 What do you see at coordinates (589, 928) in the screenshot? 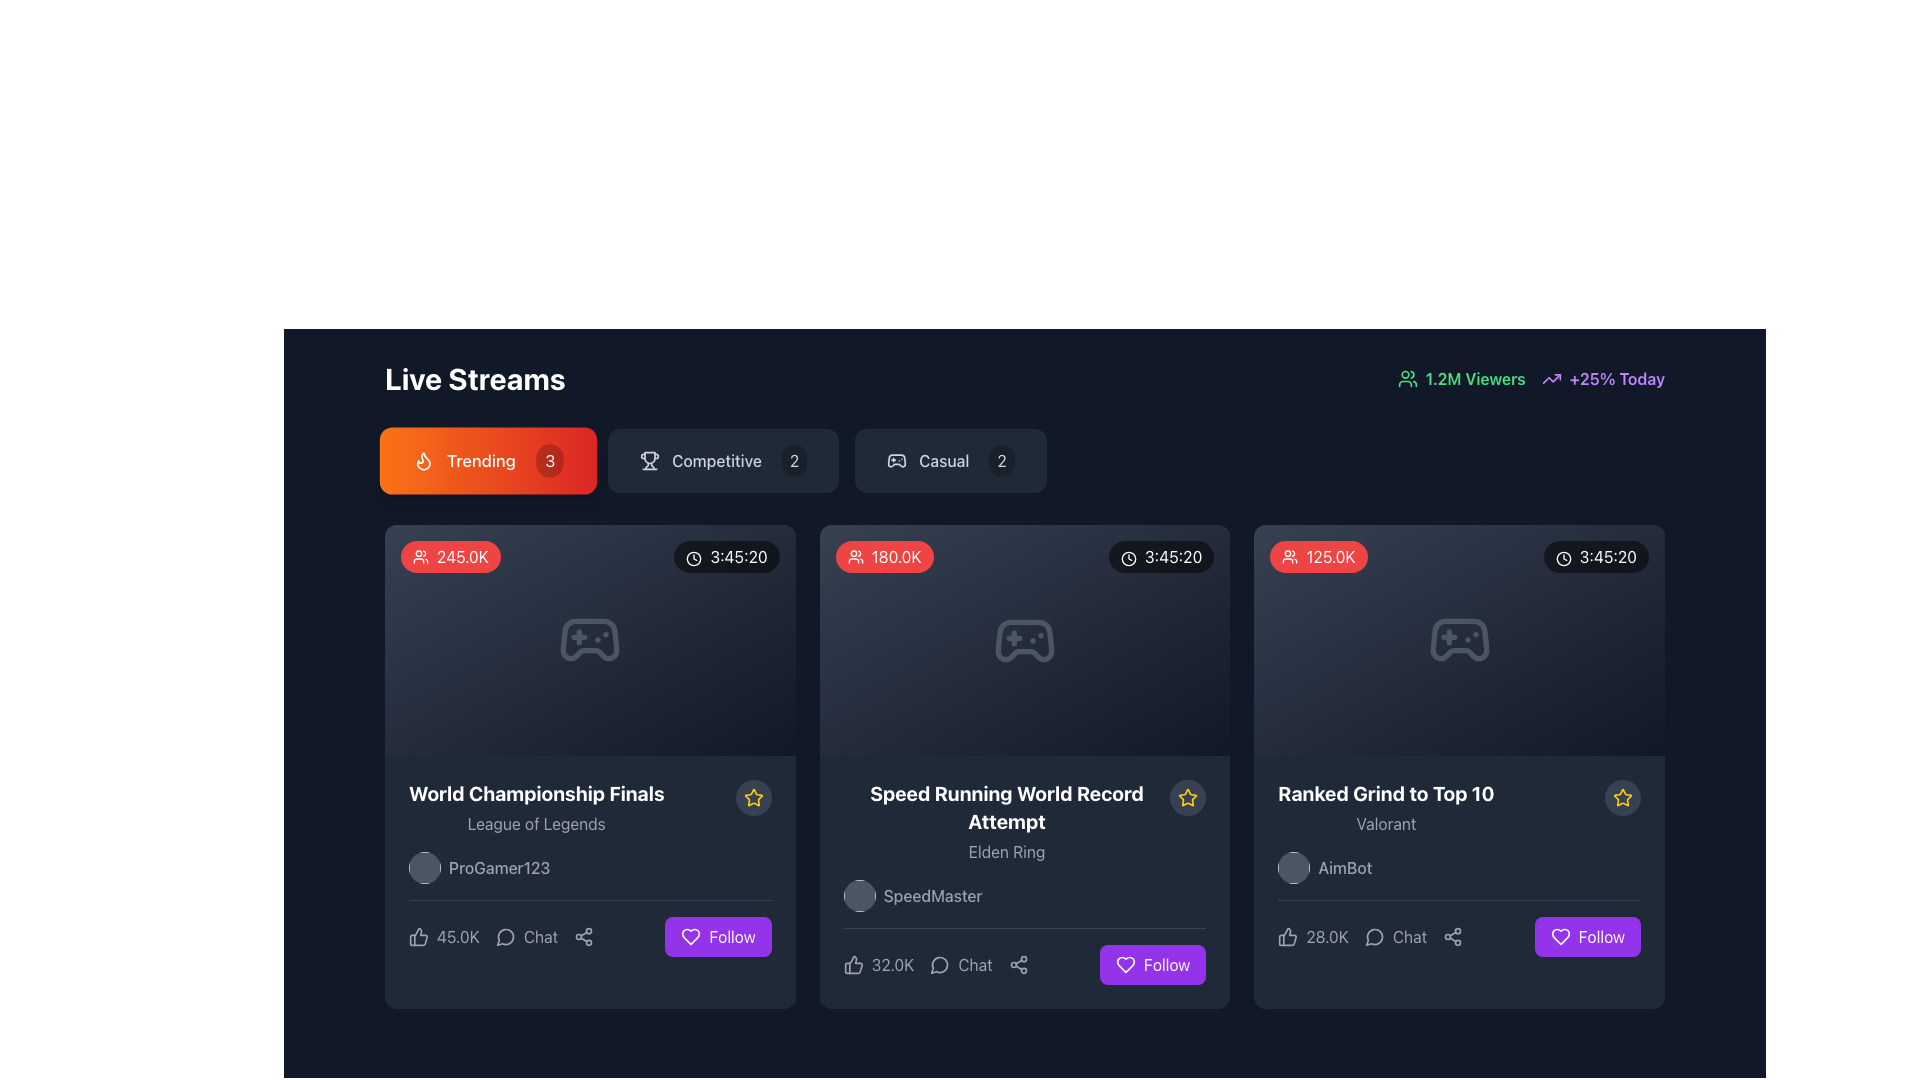
I see `the share icon in the interactive menu bar at the bottom of the 'World Championship Finals' card to share the content` at bounding box center [589, 928].